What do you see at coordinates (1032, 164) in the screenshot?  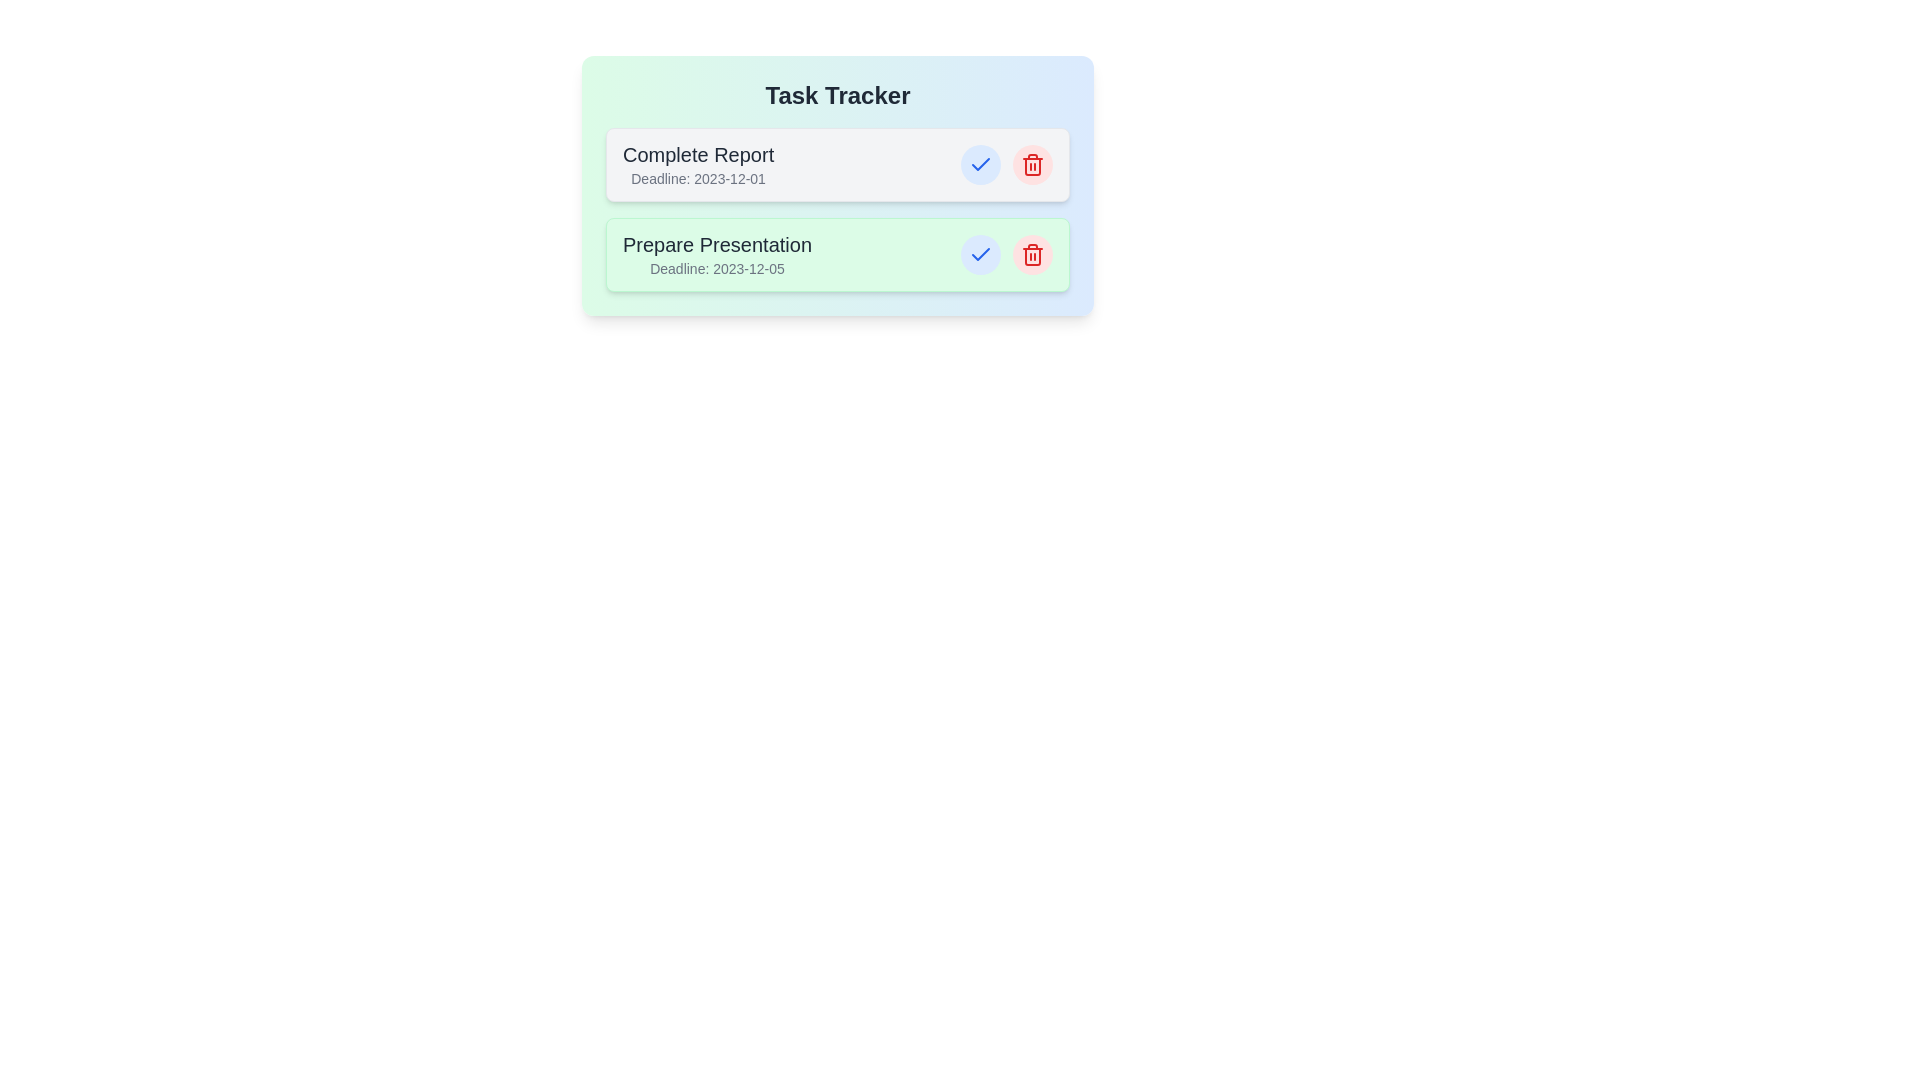 I see `the delete button for the task titled 'Complete Report'` at bounding box center [1032, 164].